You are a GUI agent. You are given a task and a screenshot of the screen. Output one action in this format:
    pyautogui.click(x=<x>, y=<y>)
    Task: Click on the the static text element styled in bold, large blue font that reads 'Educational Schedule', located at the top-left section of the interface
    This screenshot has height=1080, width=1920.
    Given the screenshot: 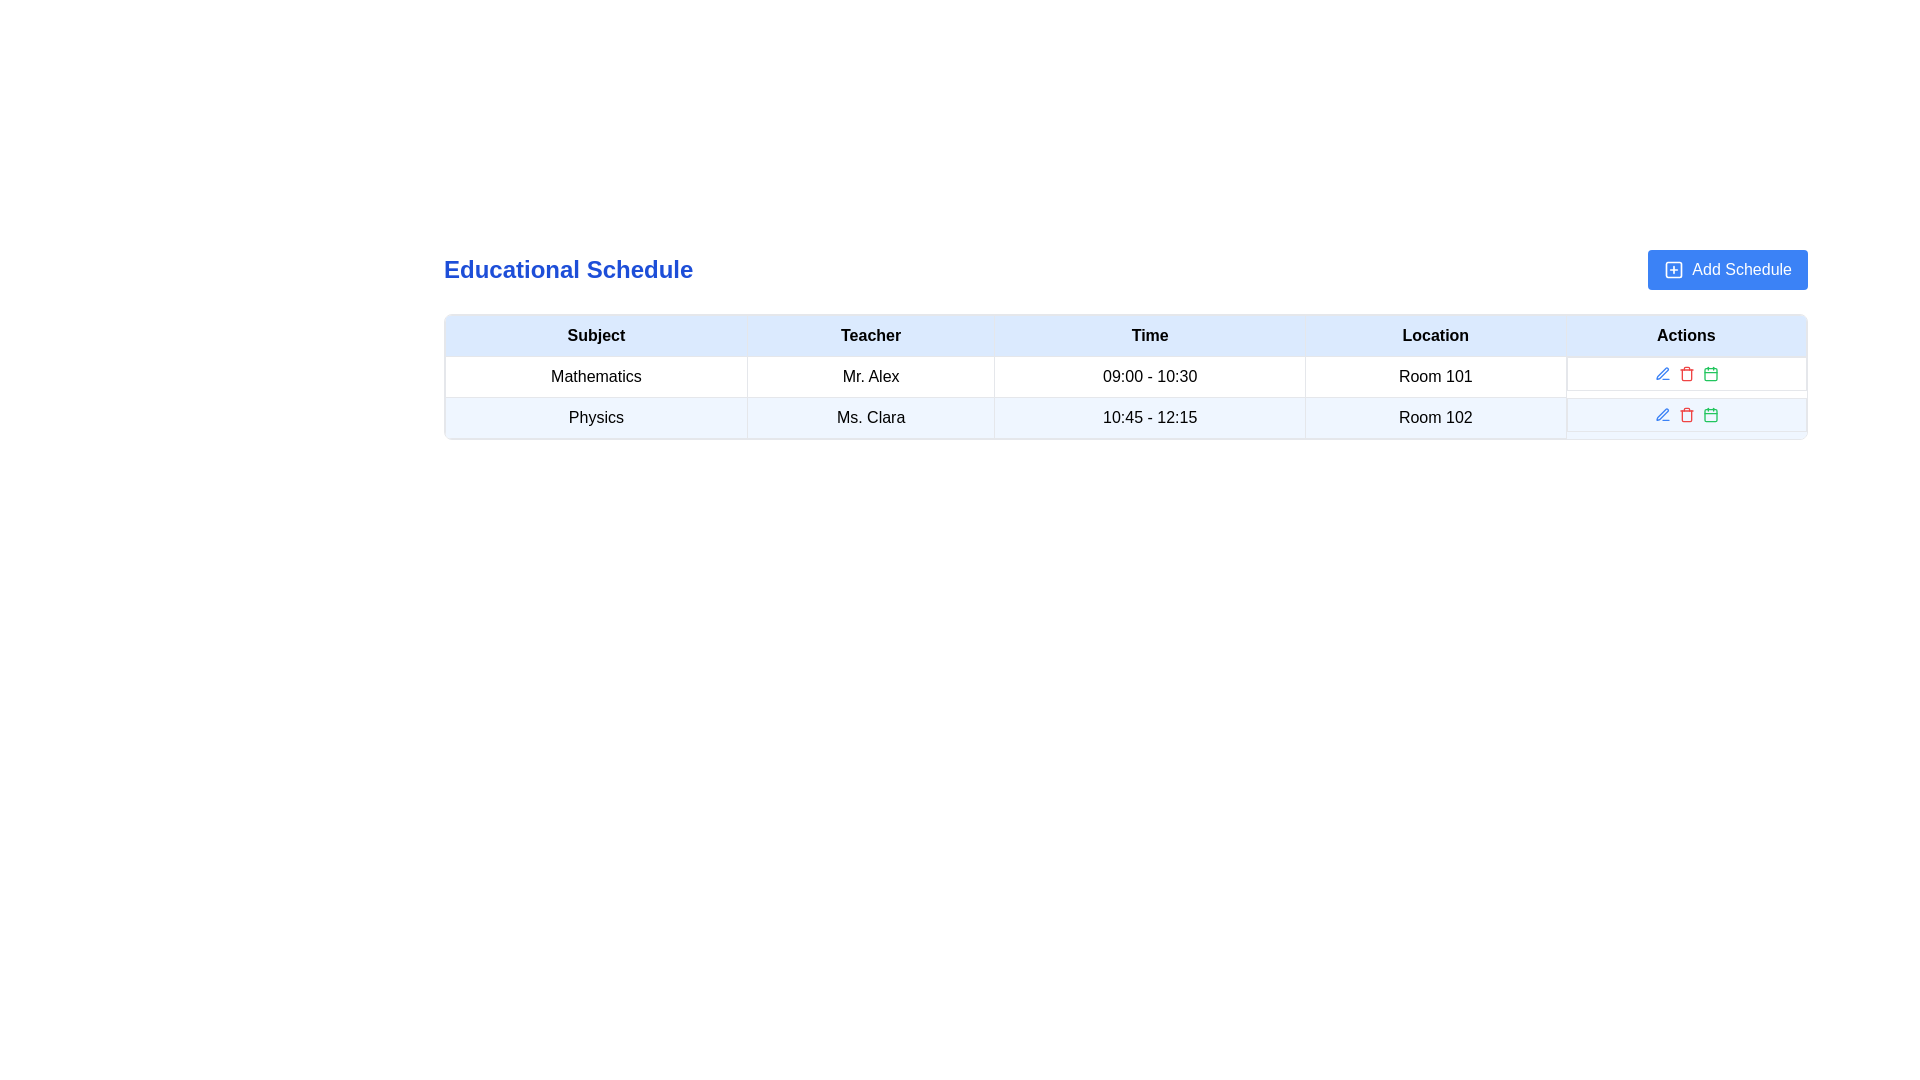 What is the action you would take?
    pyautogui.click(x=567, y=270)
    